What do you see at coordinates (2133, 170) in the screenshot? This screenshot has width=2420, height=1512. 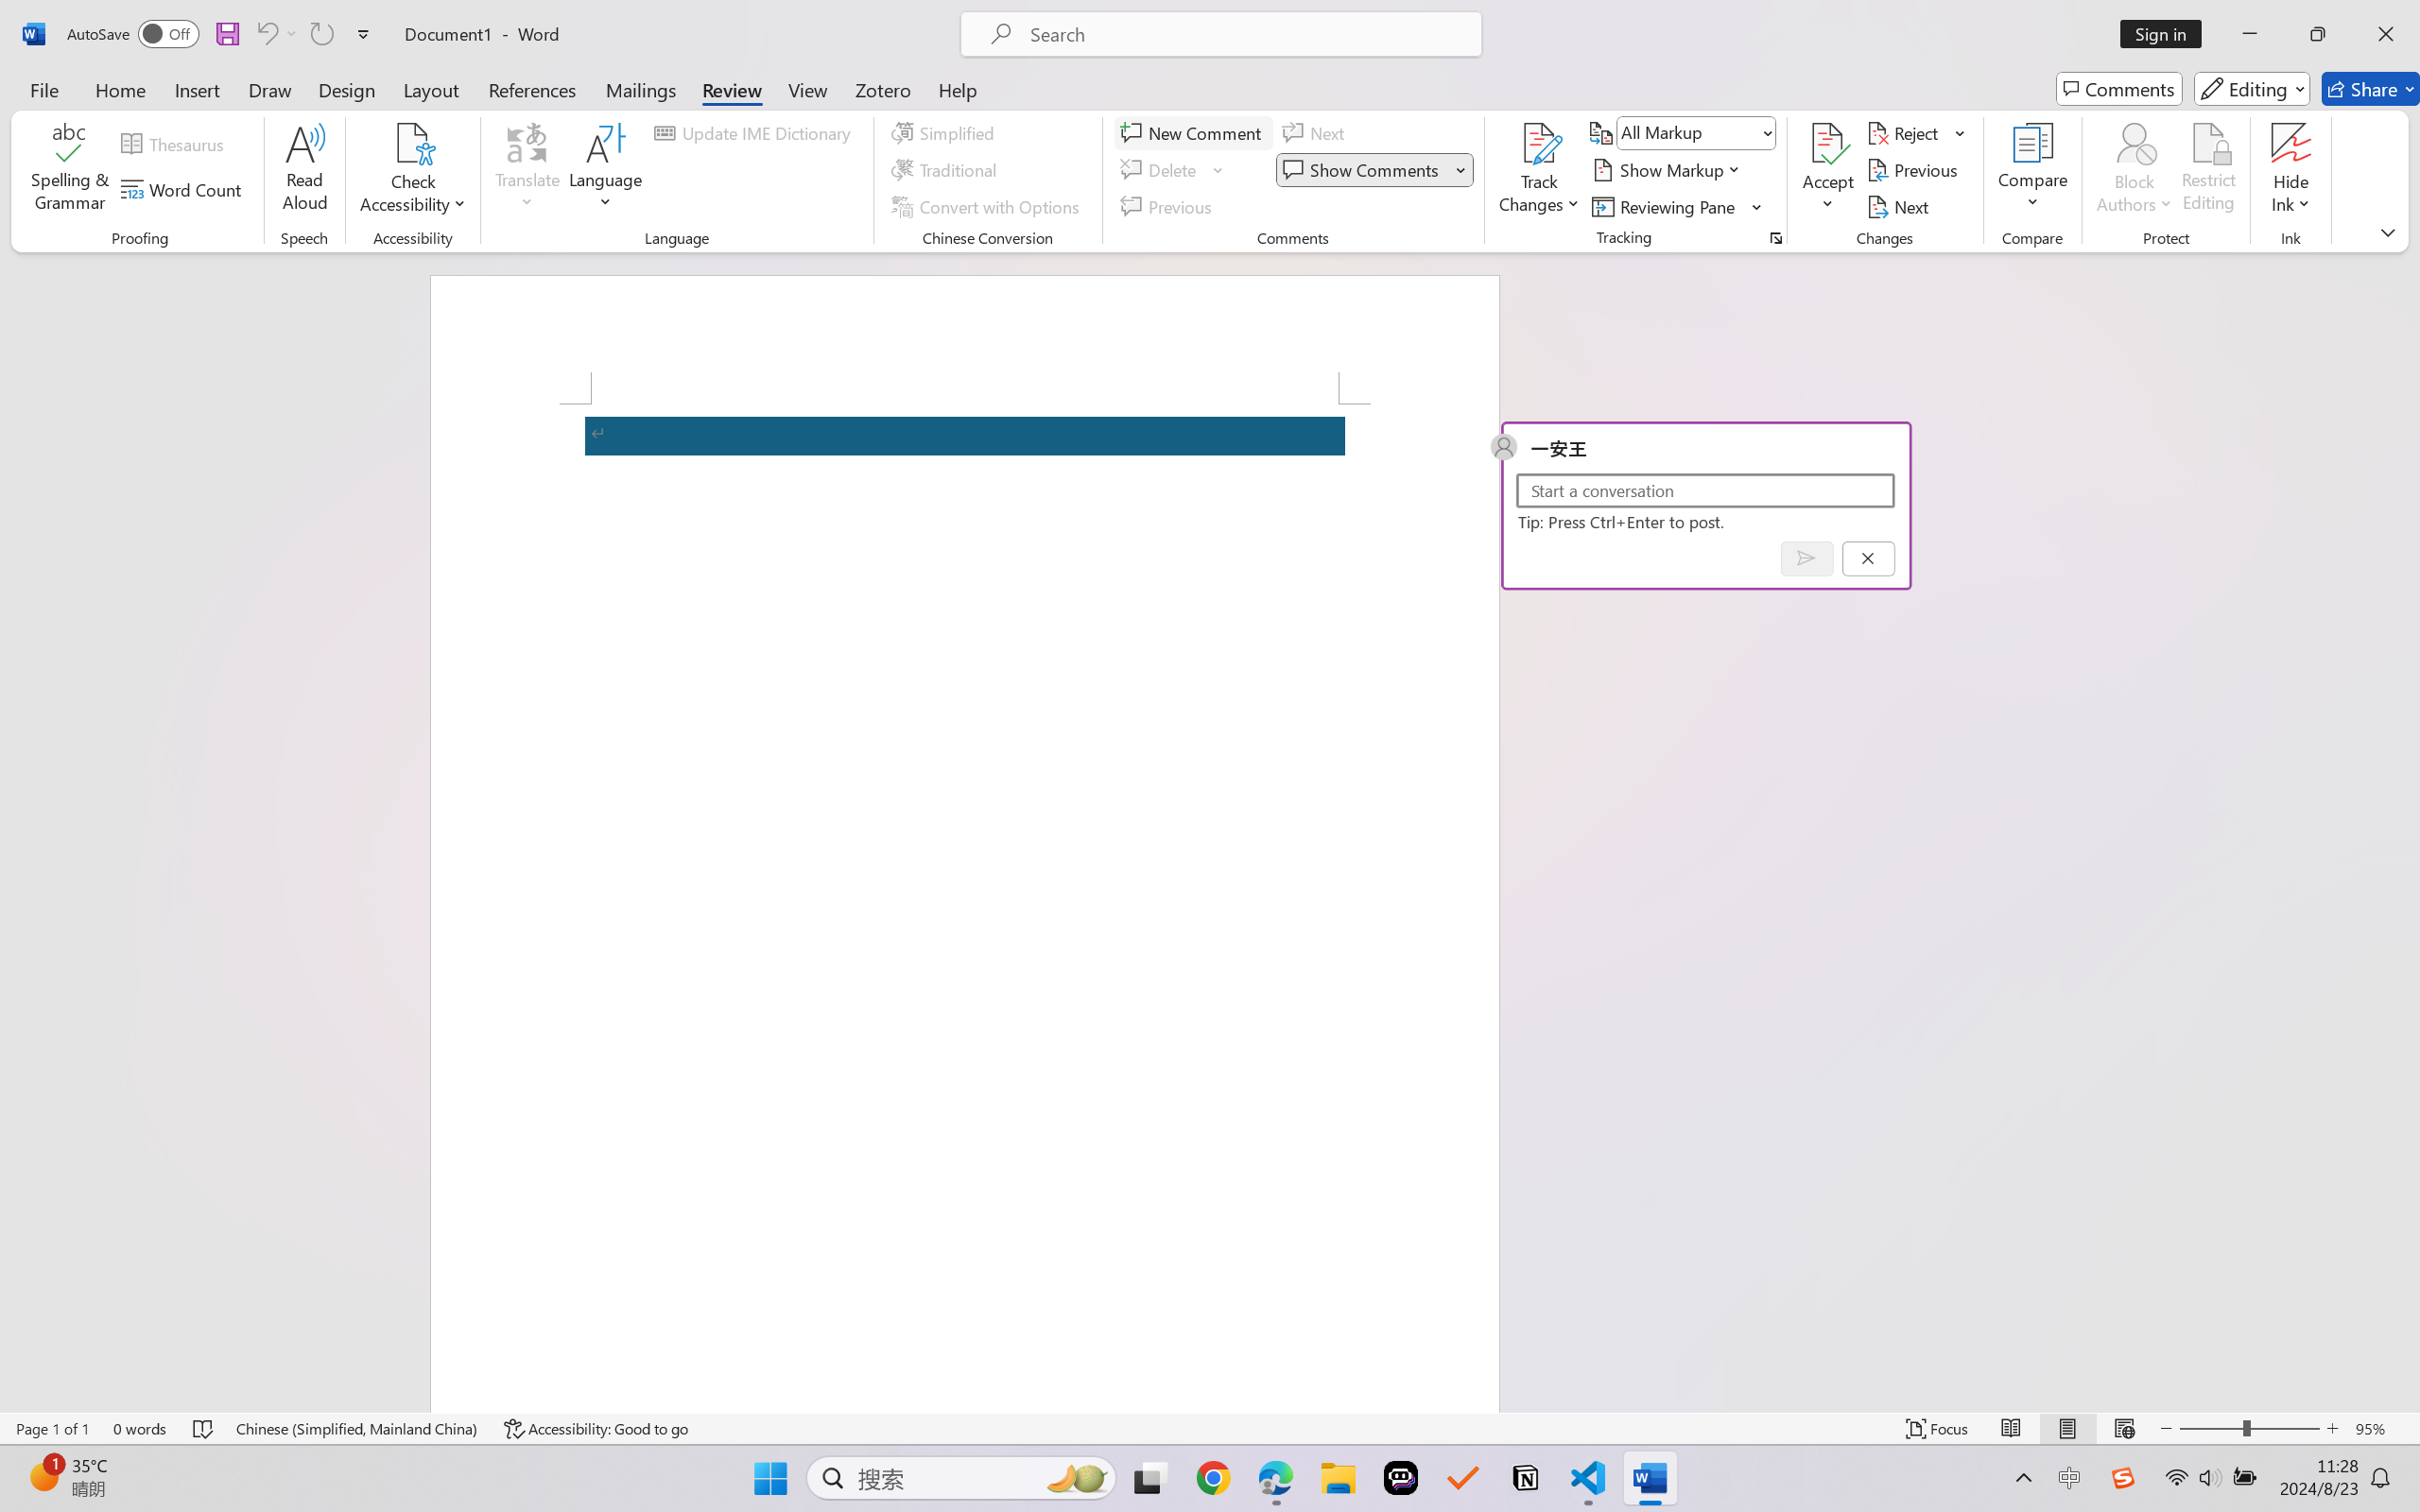 I see `'Block Authors'` at bounding box center [2133, 170].